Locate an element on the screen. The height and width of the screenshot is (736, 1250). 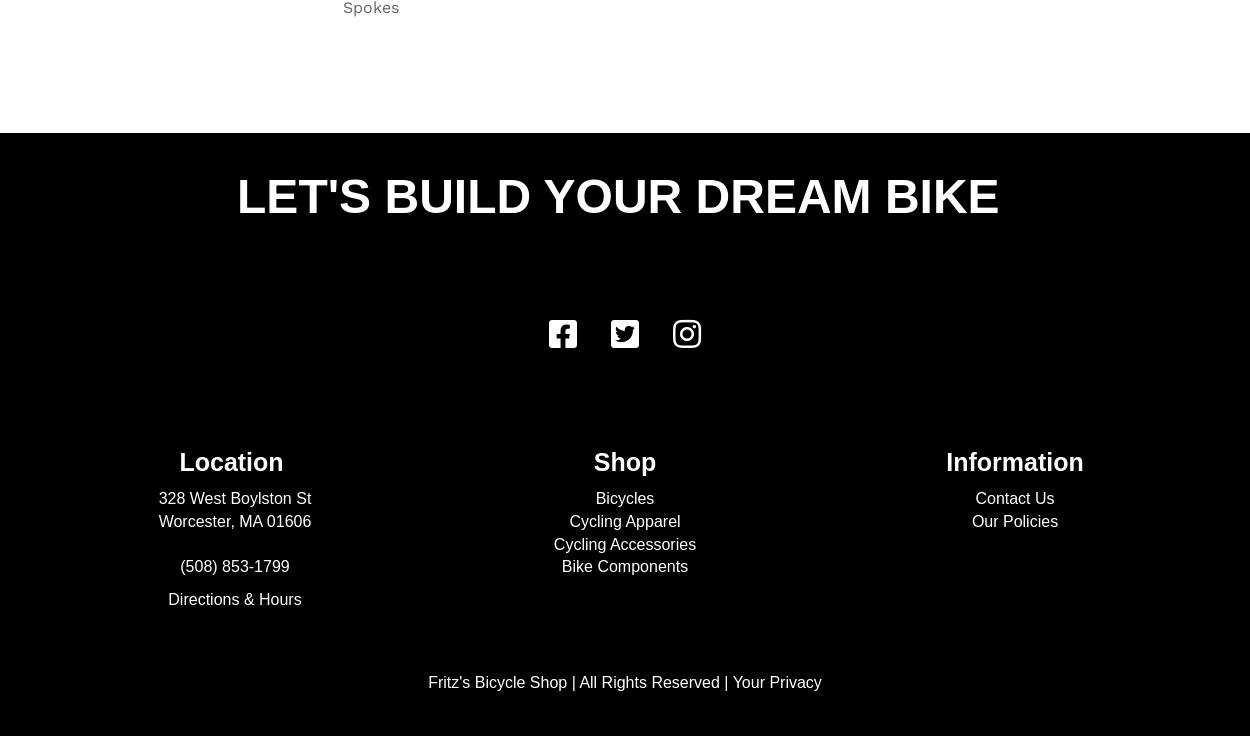
'Fritz's Bicycle Shop' is located at coordinates (496, 681).